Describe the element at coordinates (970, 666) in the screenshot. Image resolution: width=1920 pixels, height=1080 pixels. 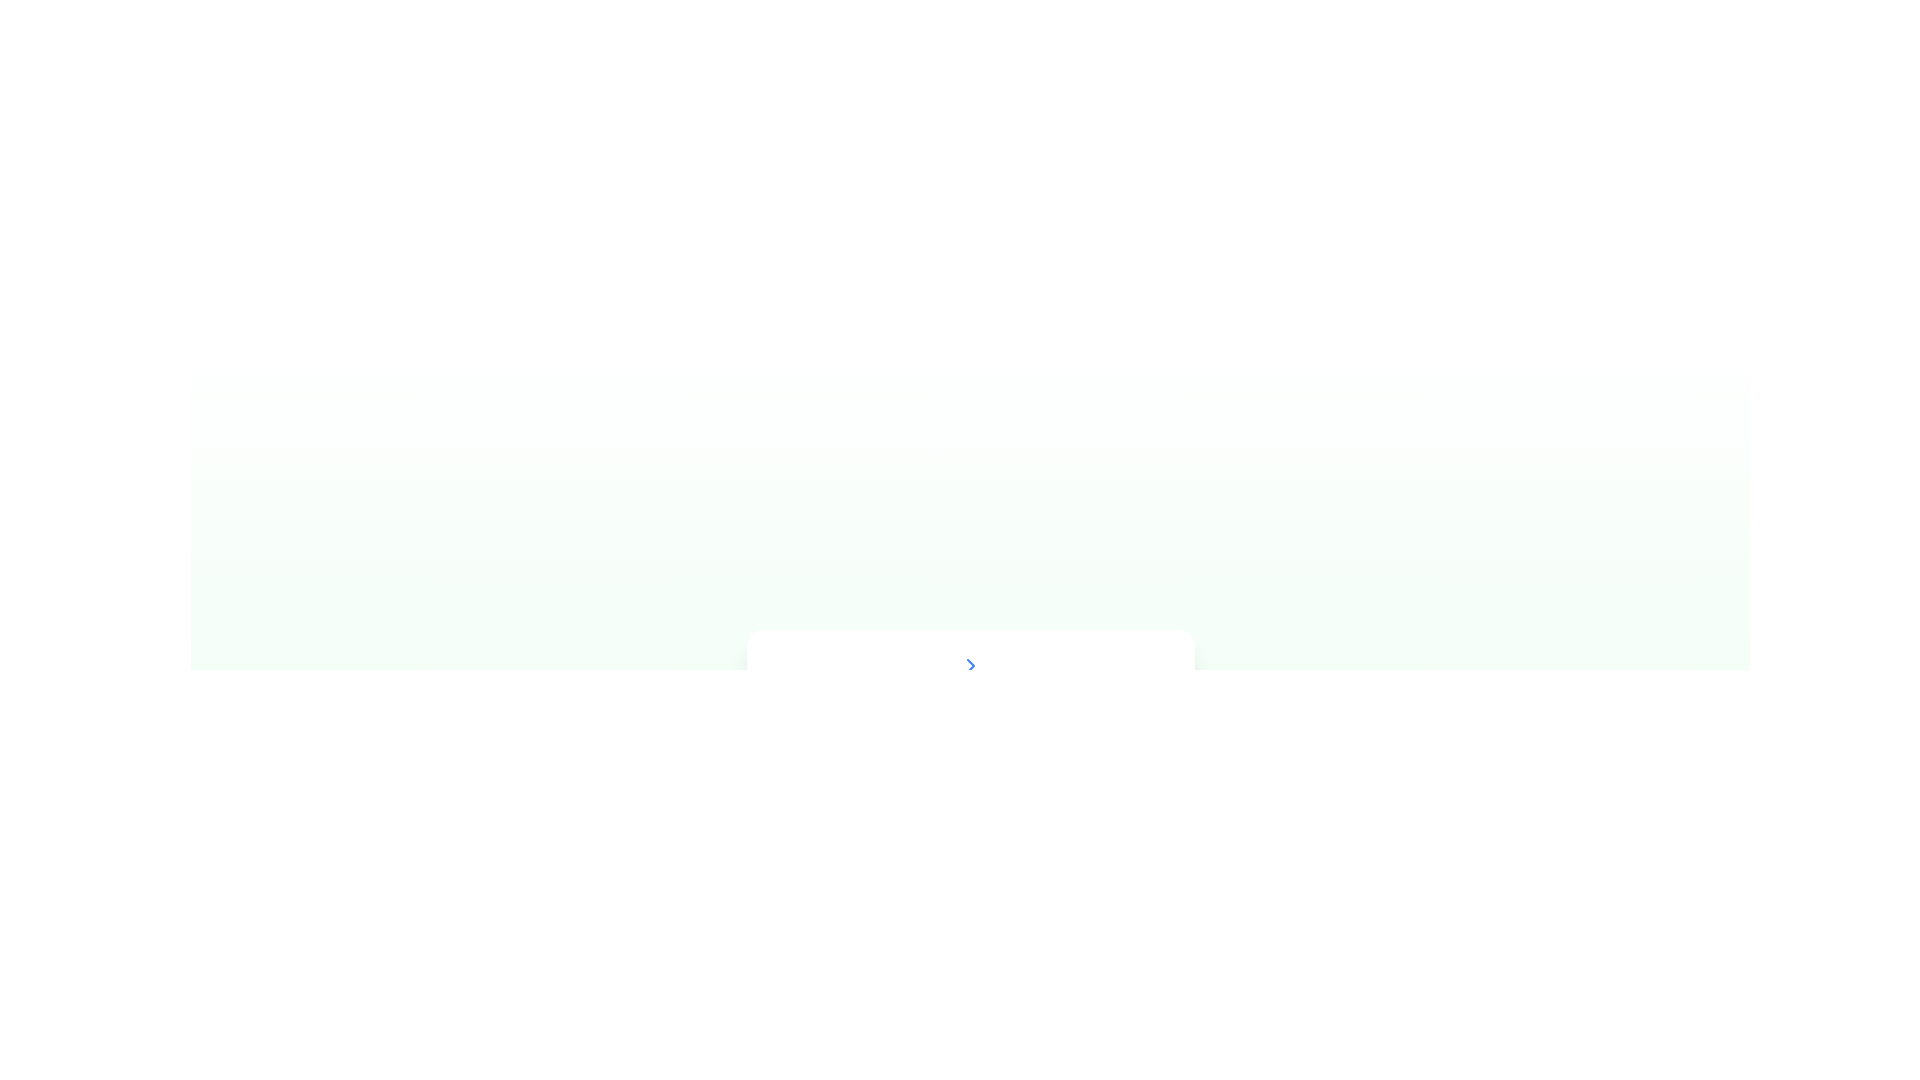
I see `the rightward chevron arrow icon, which is a blue arrow composed of three connected straight lines` at that location.